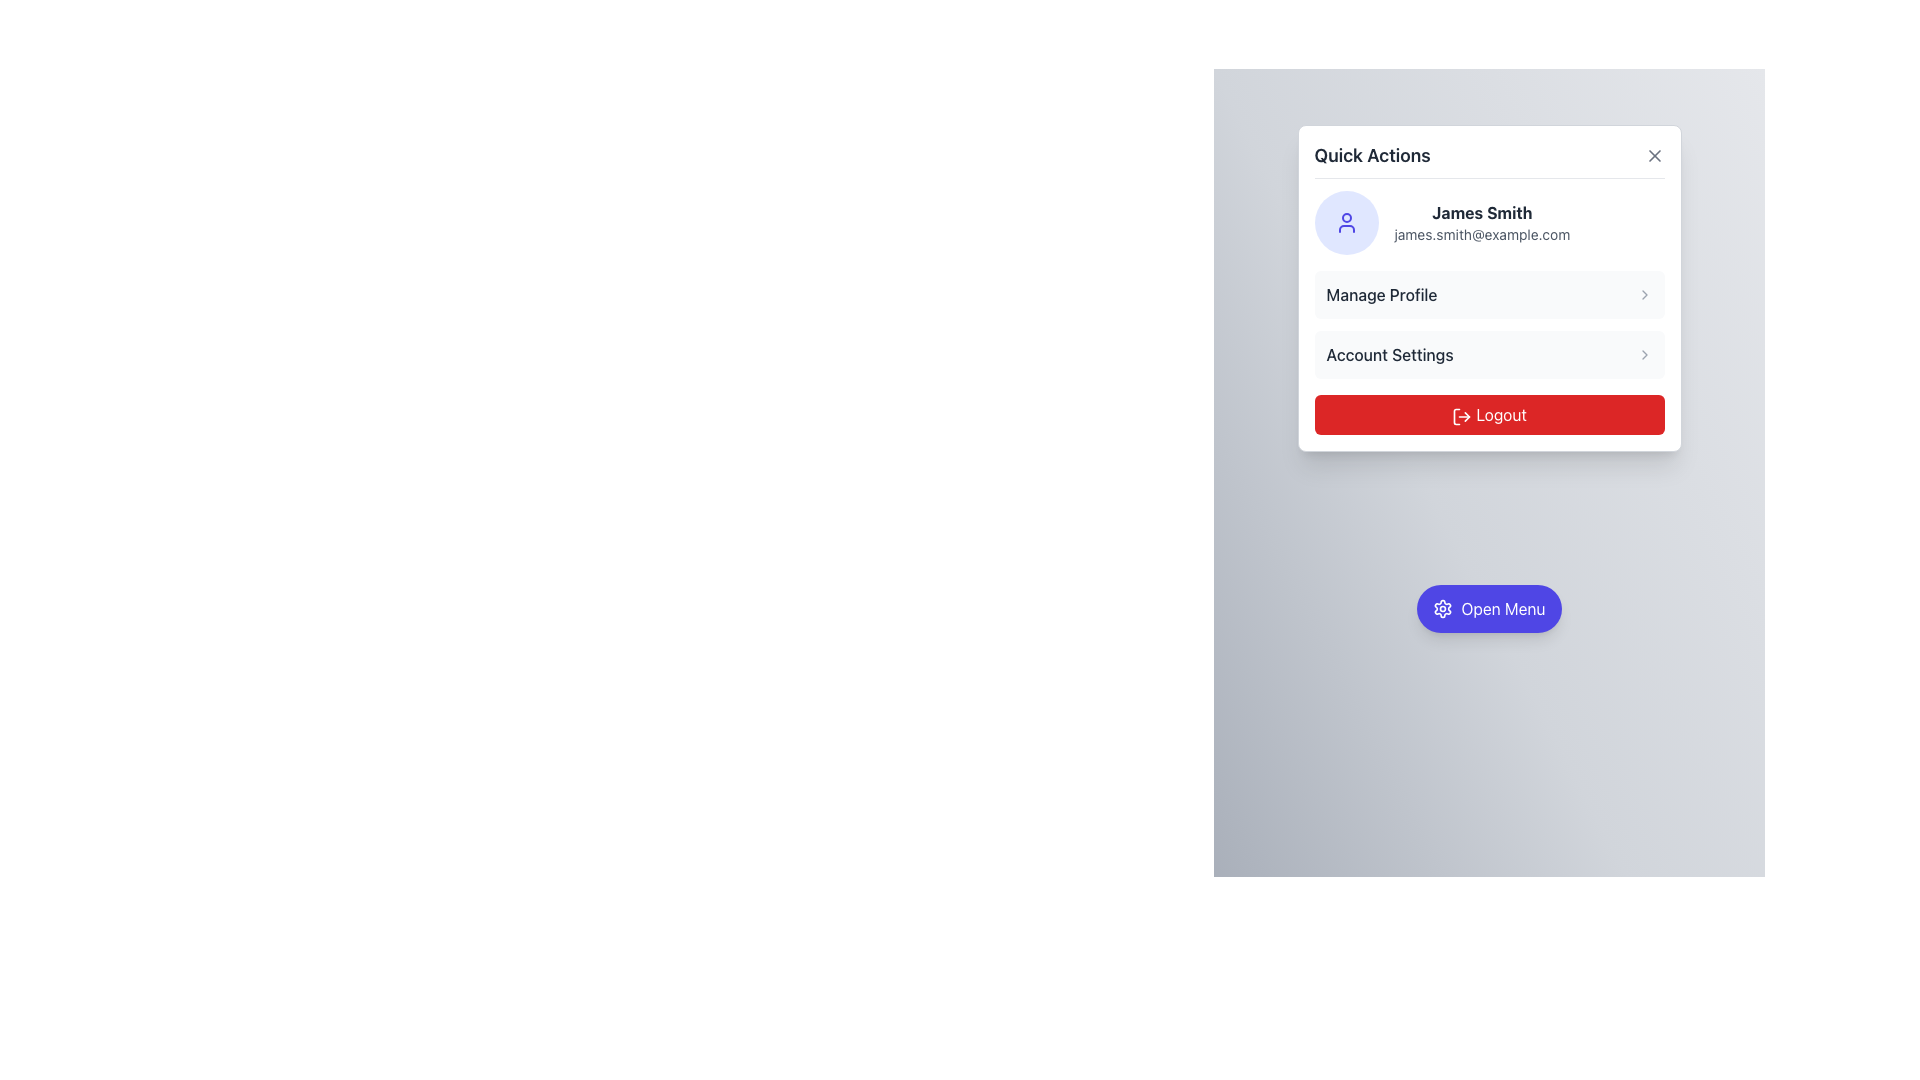  Describe the element at coordinates (1389, 353) in the screenshot. I see `the 'Account Settings' label, which is styled with medium font weight and dark gray color, located in the first position of a dropdown menu` at that location.